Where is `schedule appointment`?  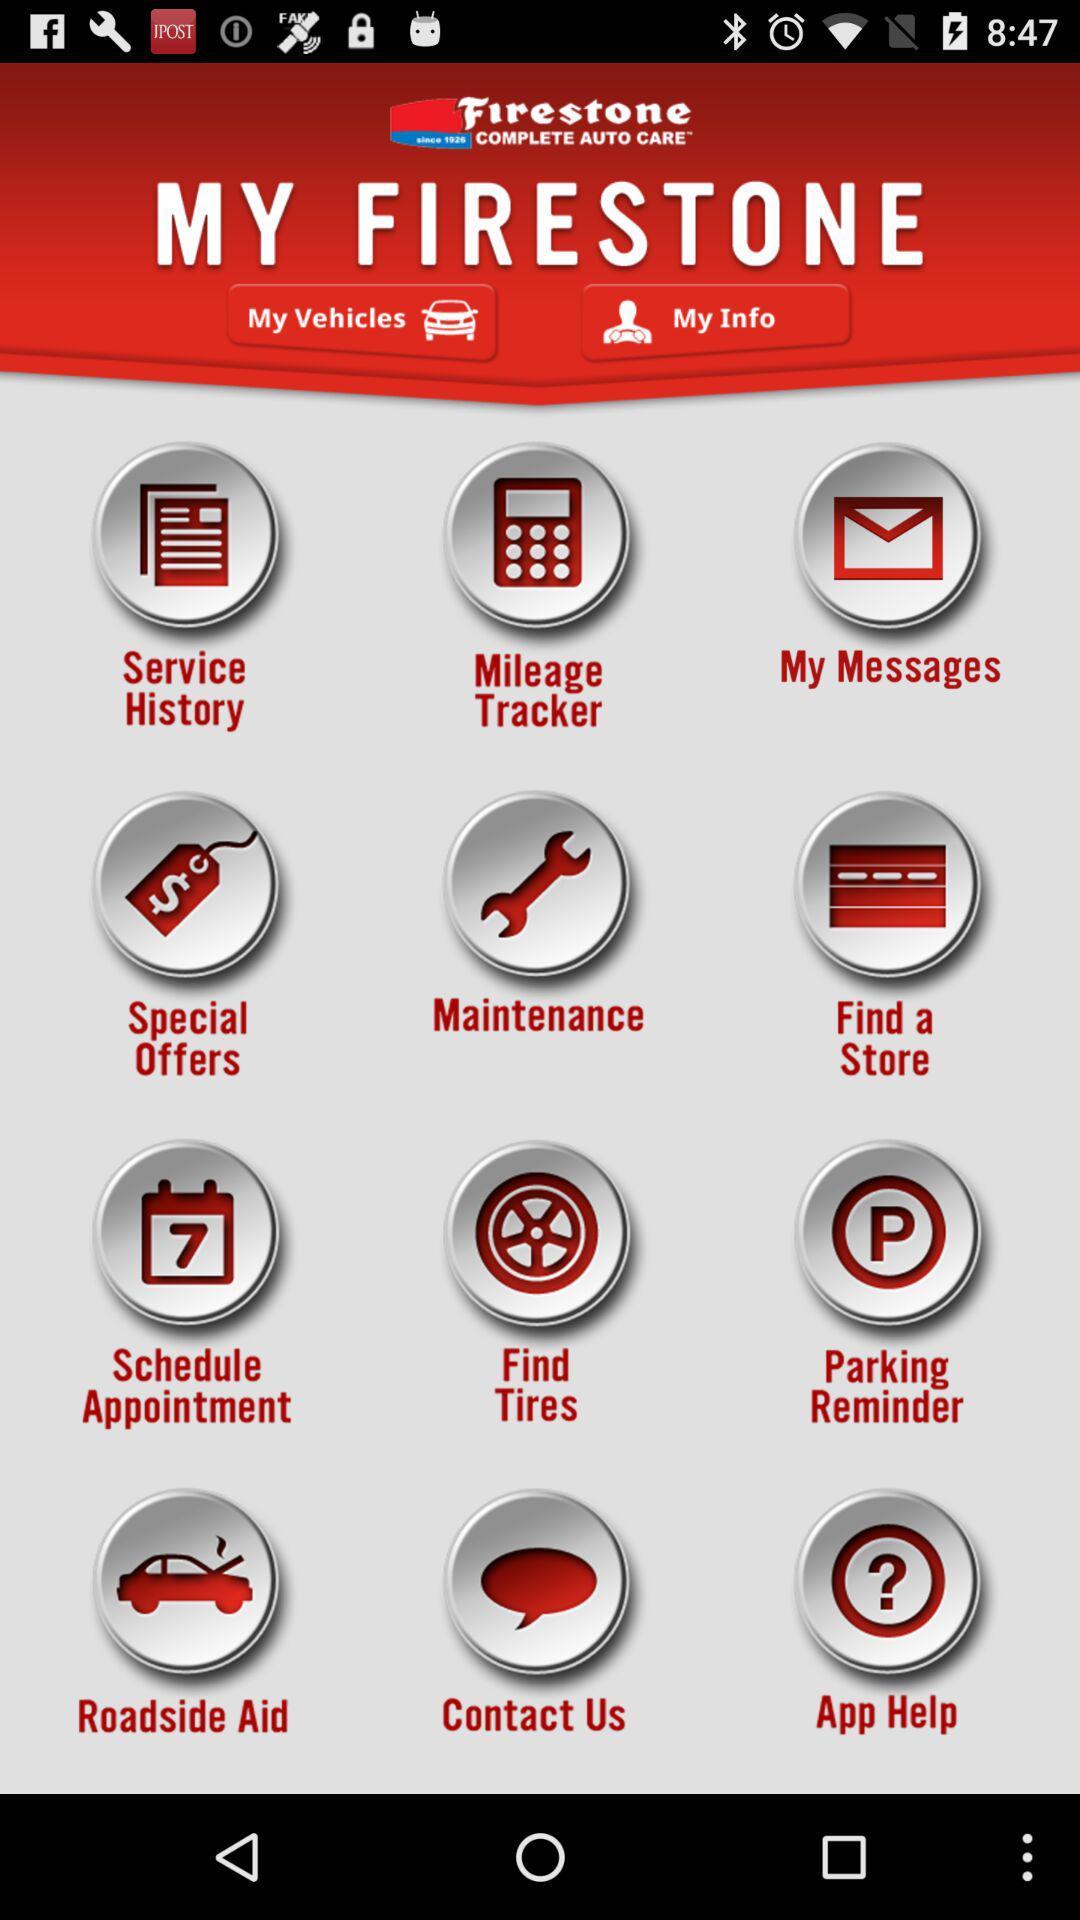
schedule appointment is located at coordinates (189, 1284).